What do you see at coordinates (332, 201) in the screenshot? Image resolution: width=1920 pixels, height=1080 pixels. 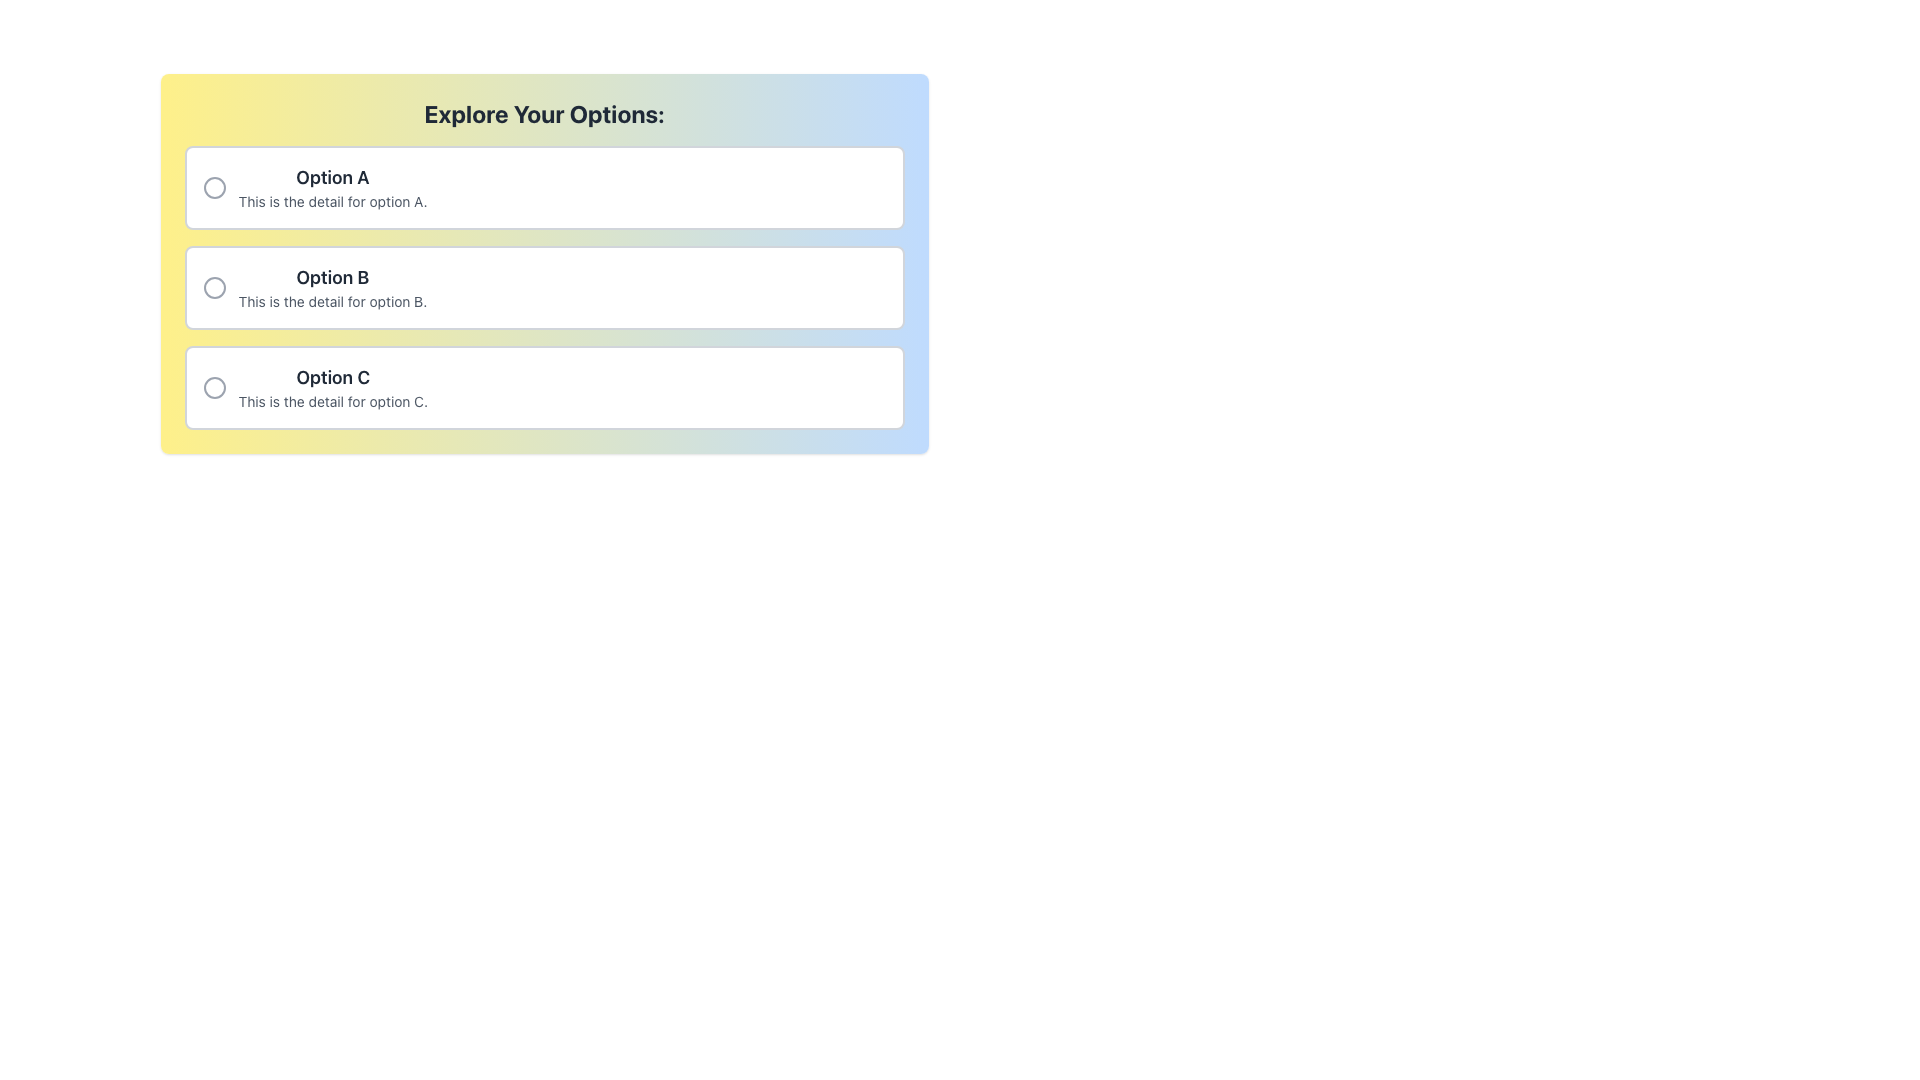 I see `the static text label that reads 'This is the detail for option A.' located beneath the header 'Option A'` at bounding box center [332, 201].